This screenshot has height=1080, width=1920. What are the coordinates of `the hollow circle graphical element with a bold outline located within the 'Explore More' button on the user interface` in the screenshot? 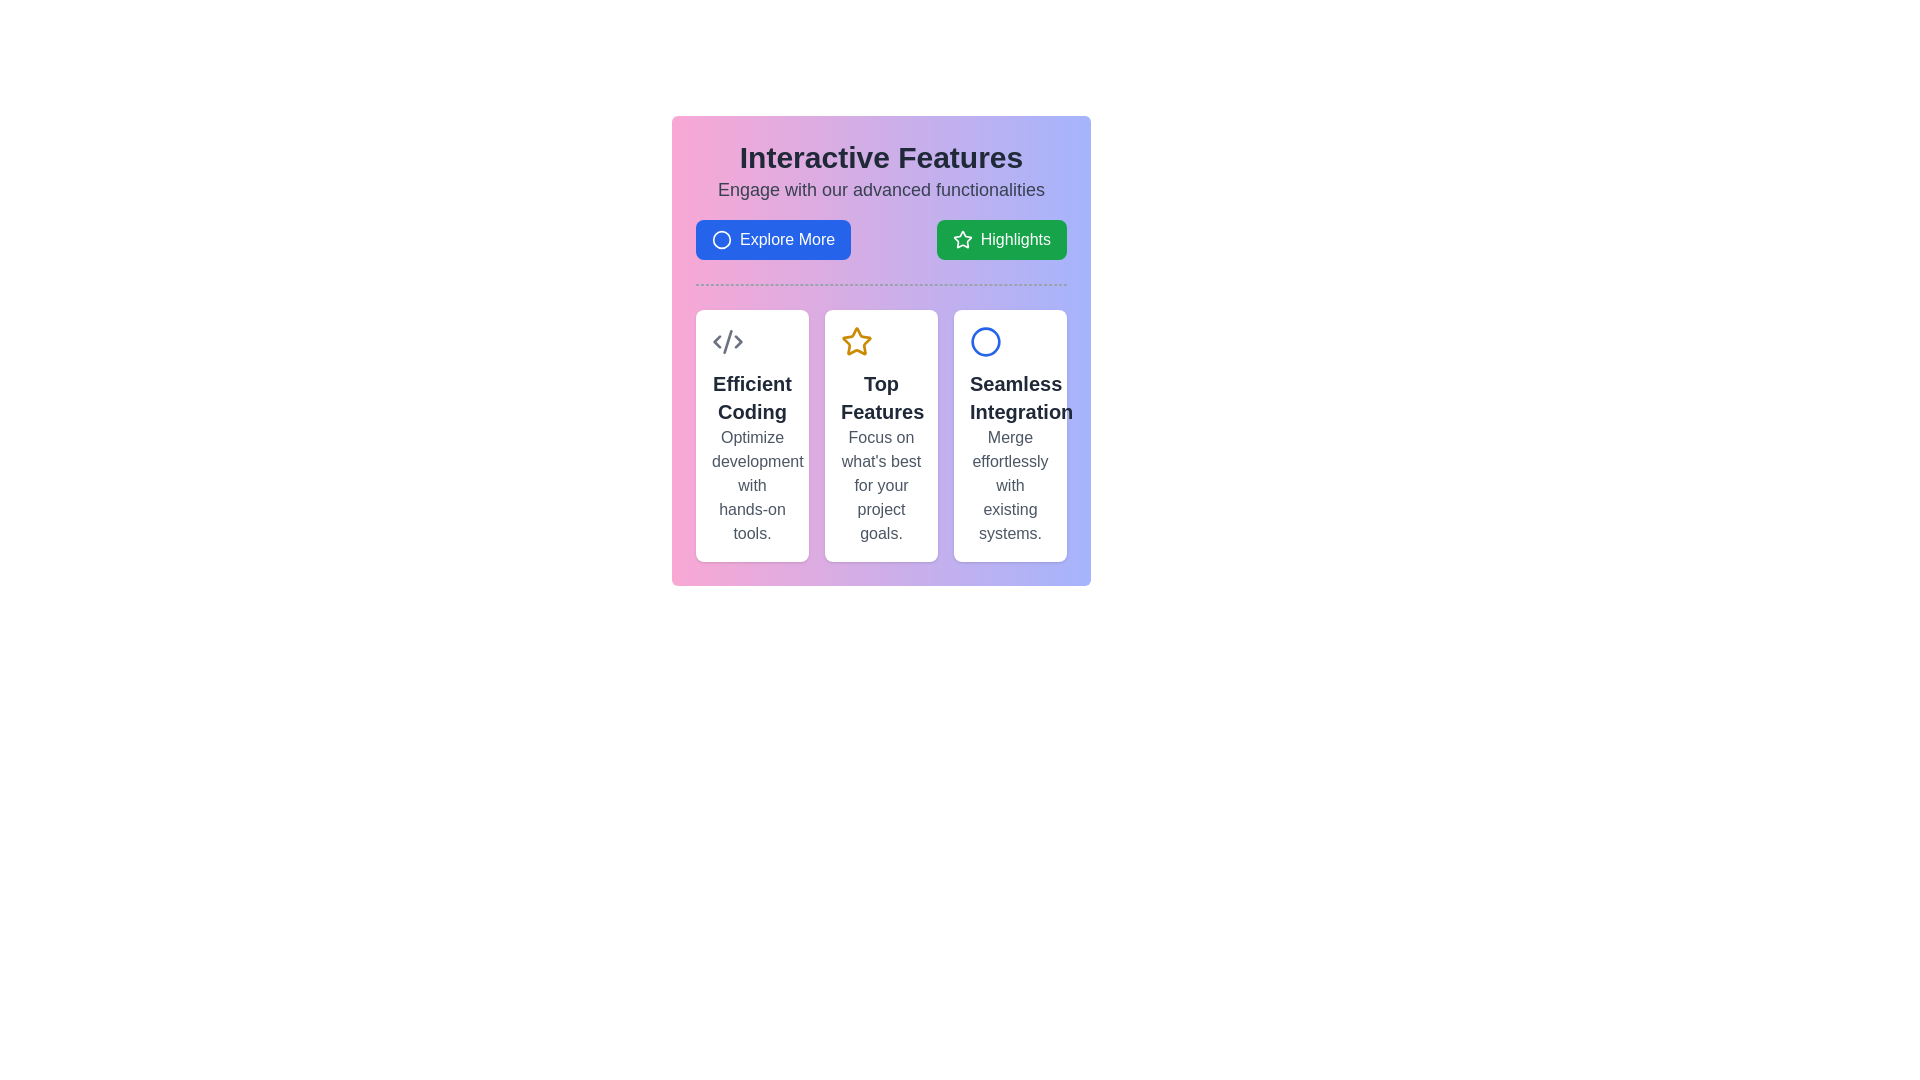 It's located at (720, 238).